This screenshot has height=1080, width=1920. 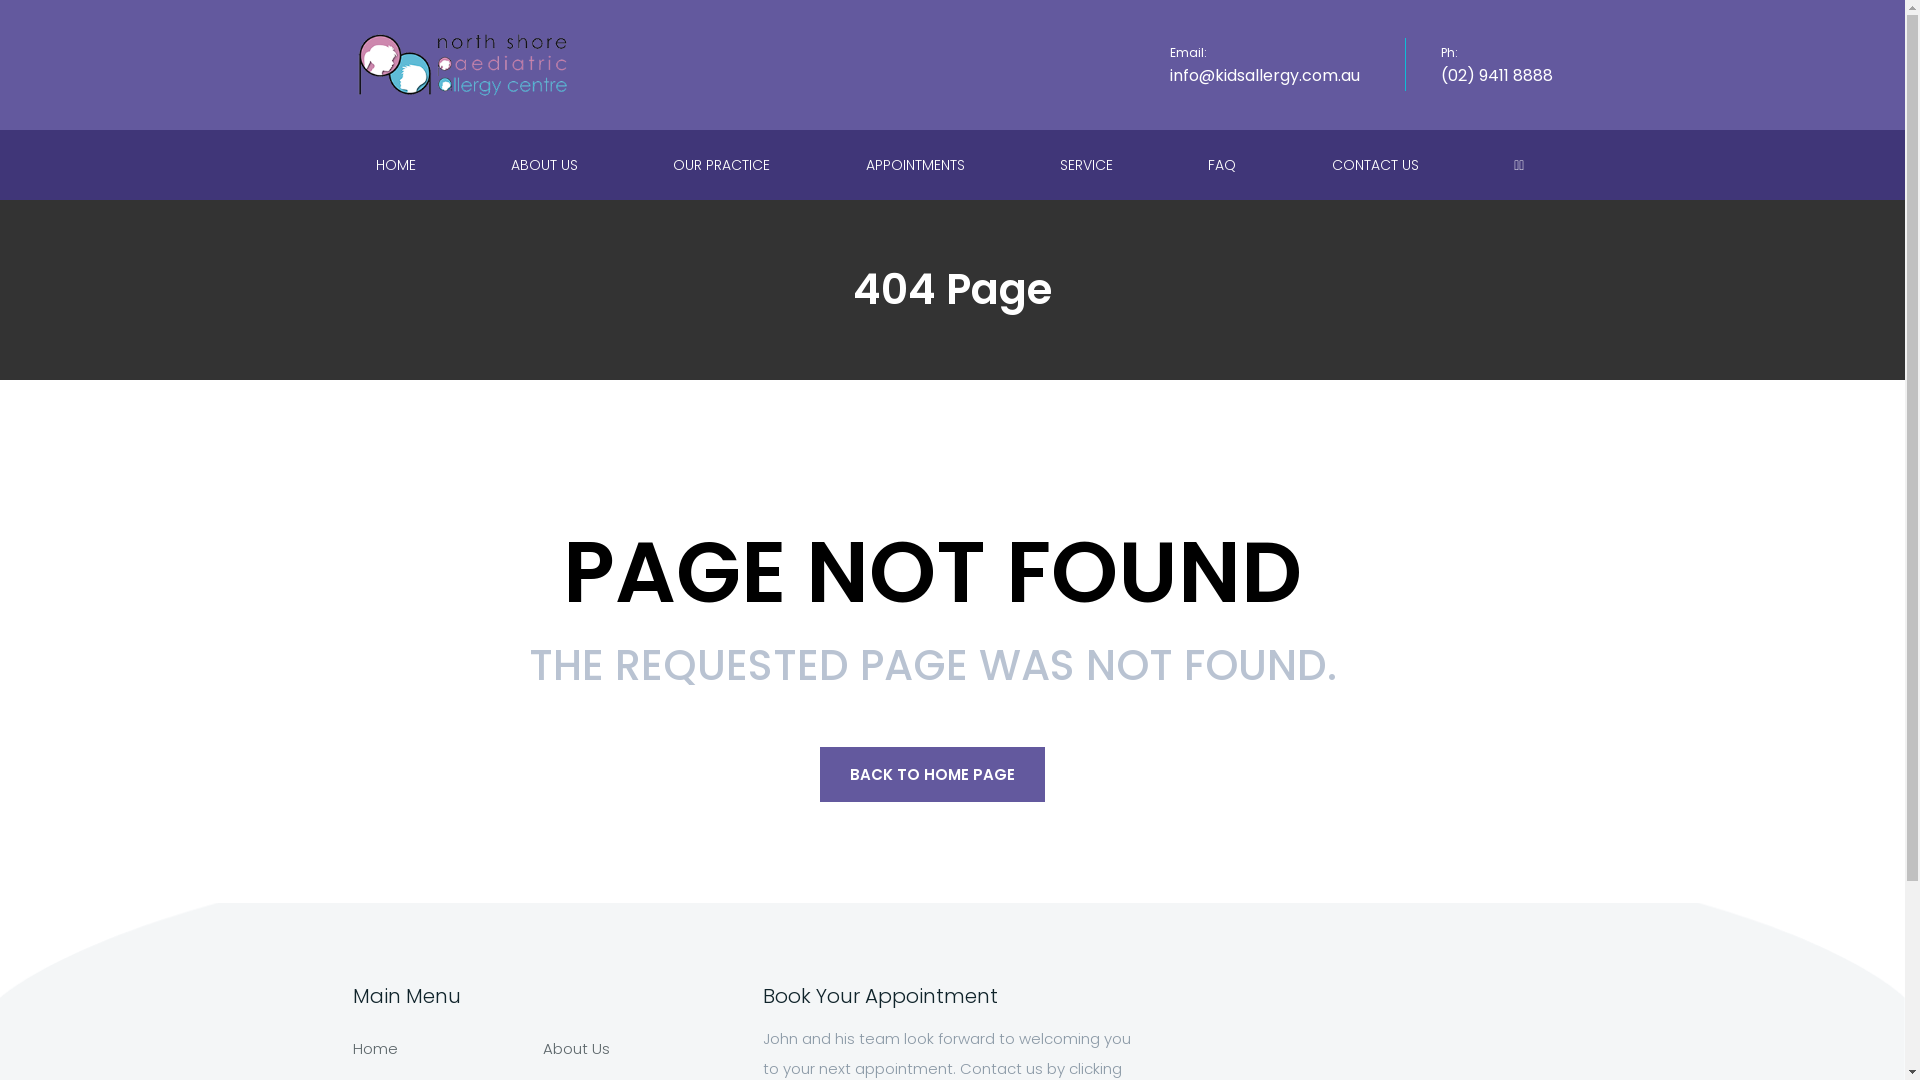 What do you see at coordinates (574, 1047) in the screenshot?
I see `'About Us'` at bounding box center [574, 1047].